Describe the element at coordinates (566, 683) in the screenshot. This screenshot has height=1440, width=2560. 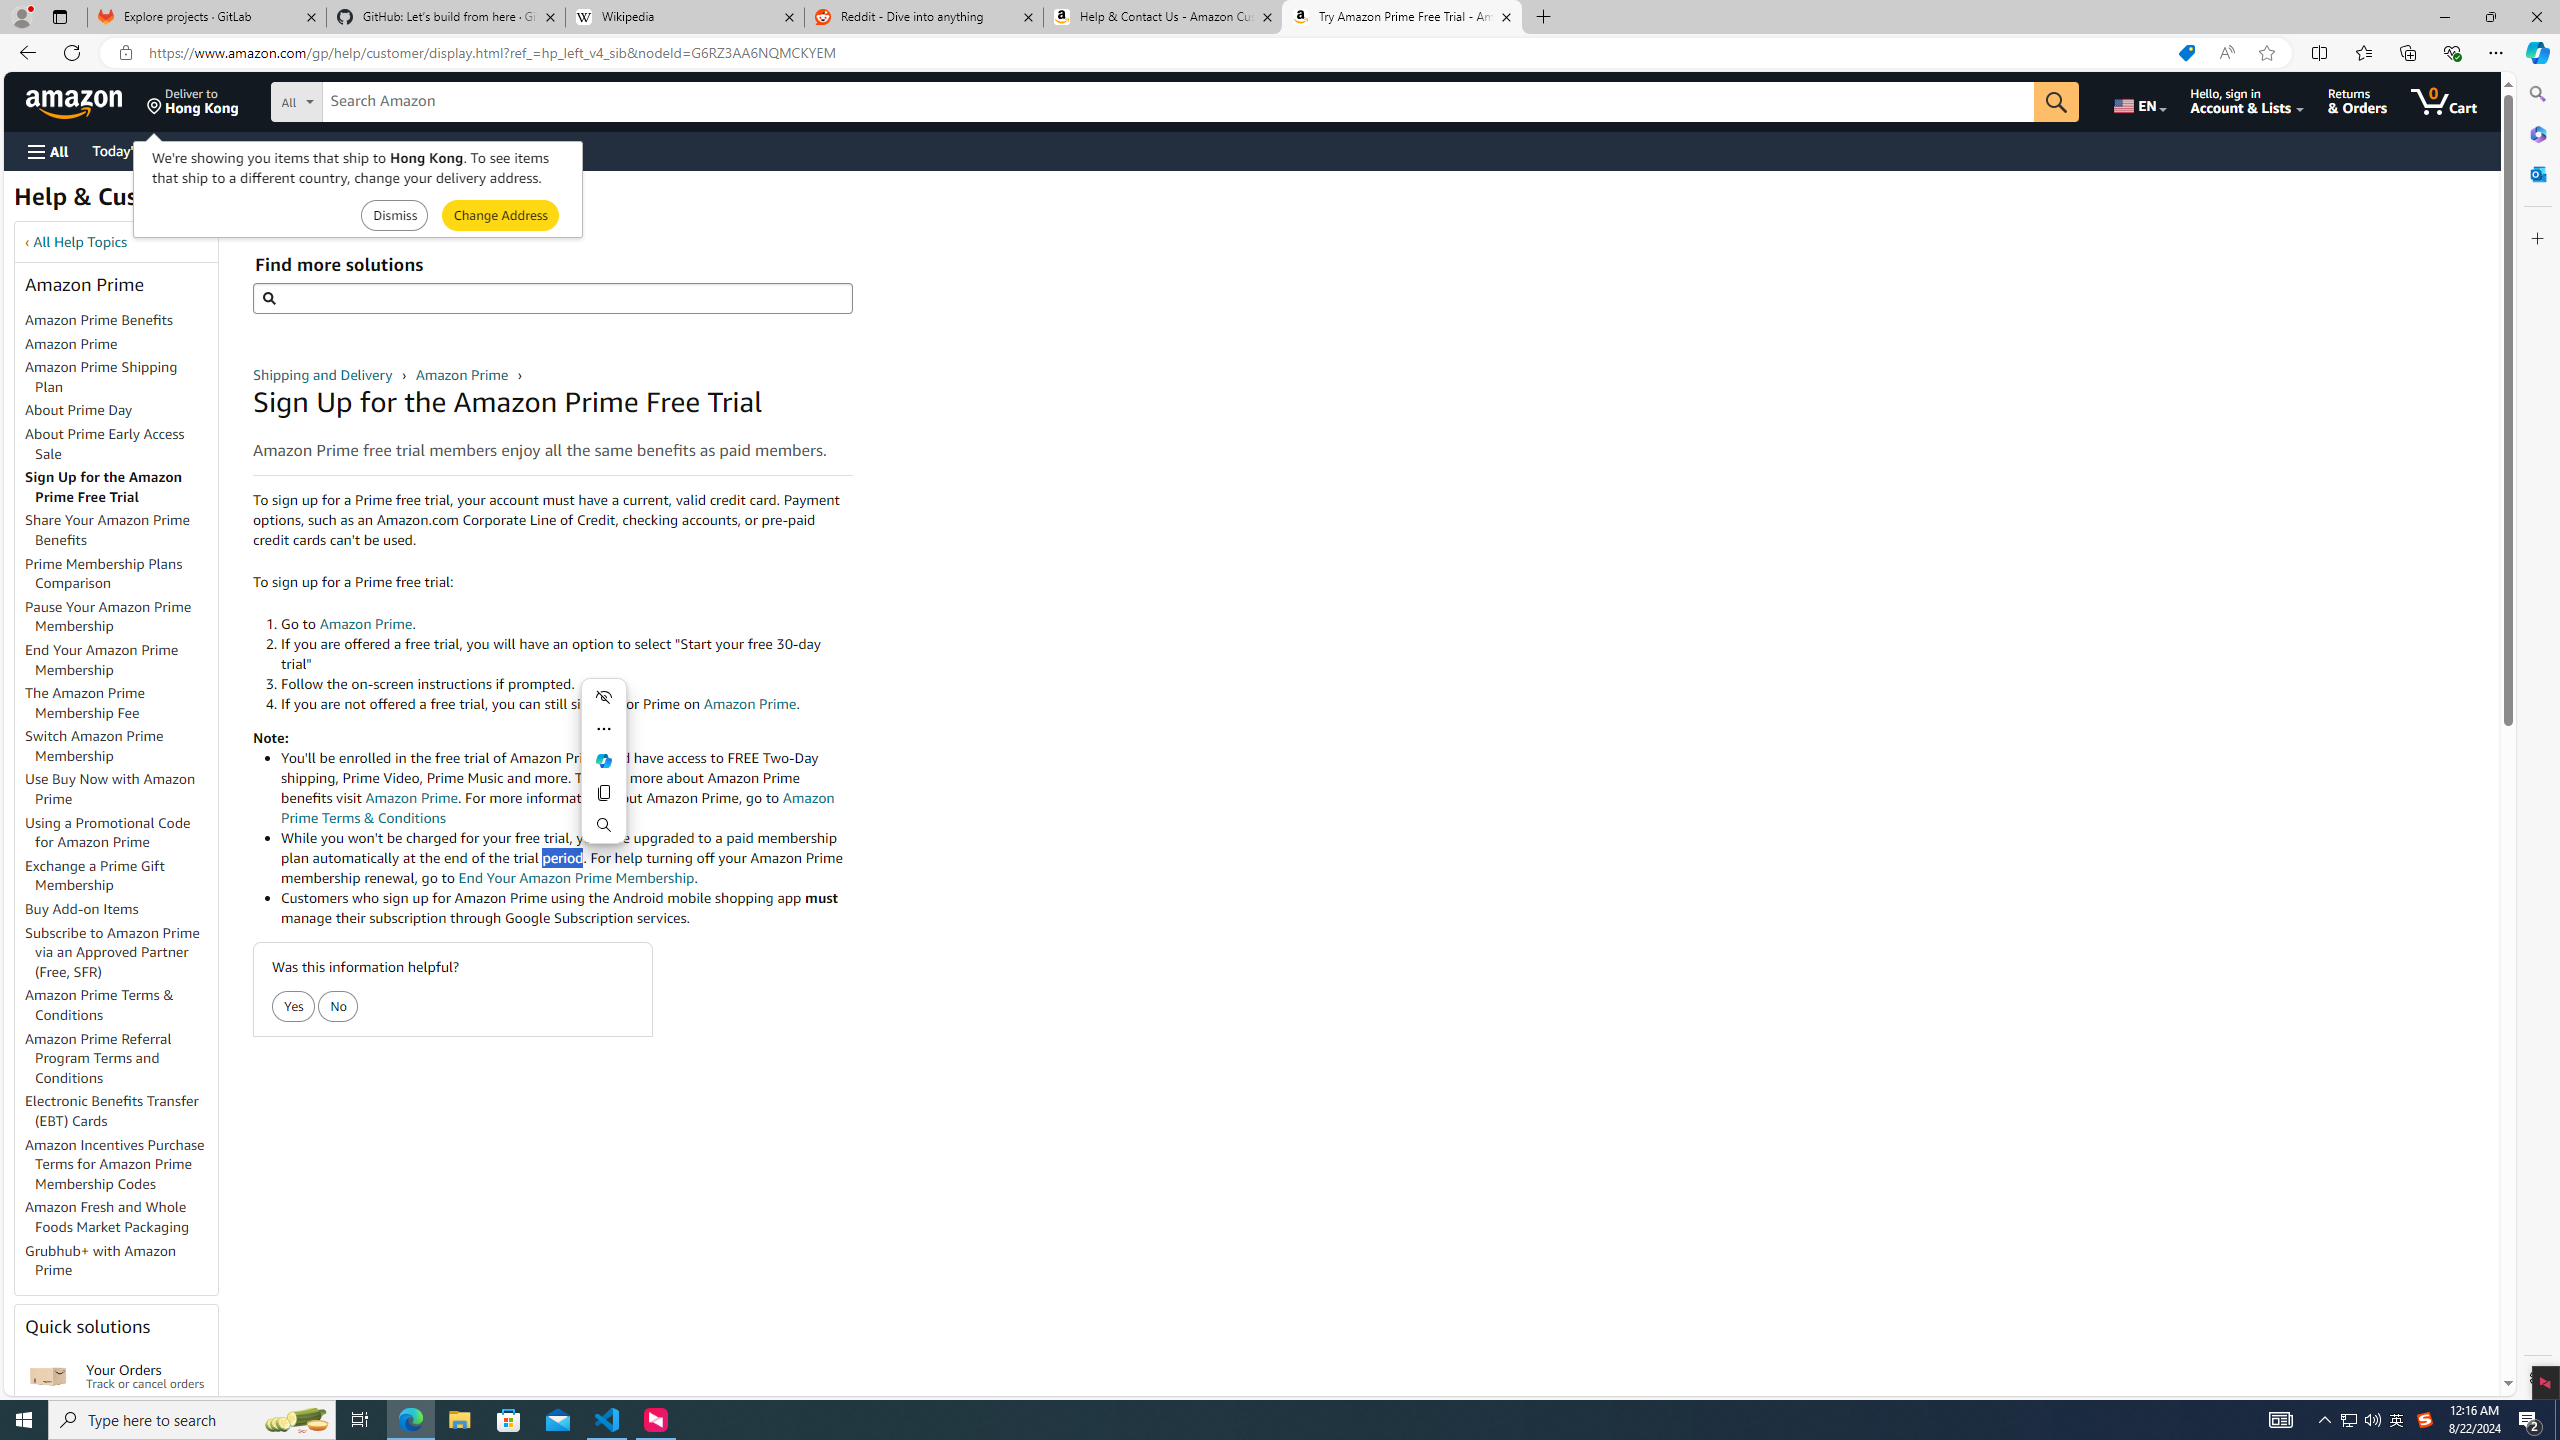
I see `'Follow the on-screen instructions if prompted.'` at that location.